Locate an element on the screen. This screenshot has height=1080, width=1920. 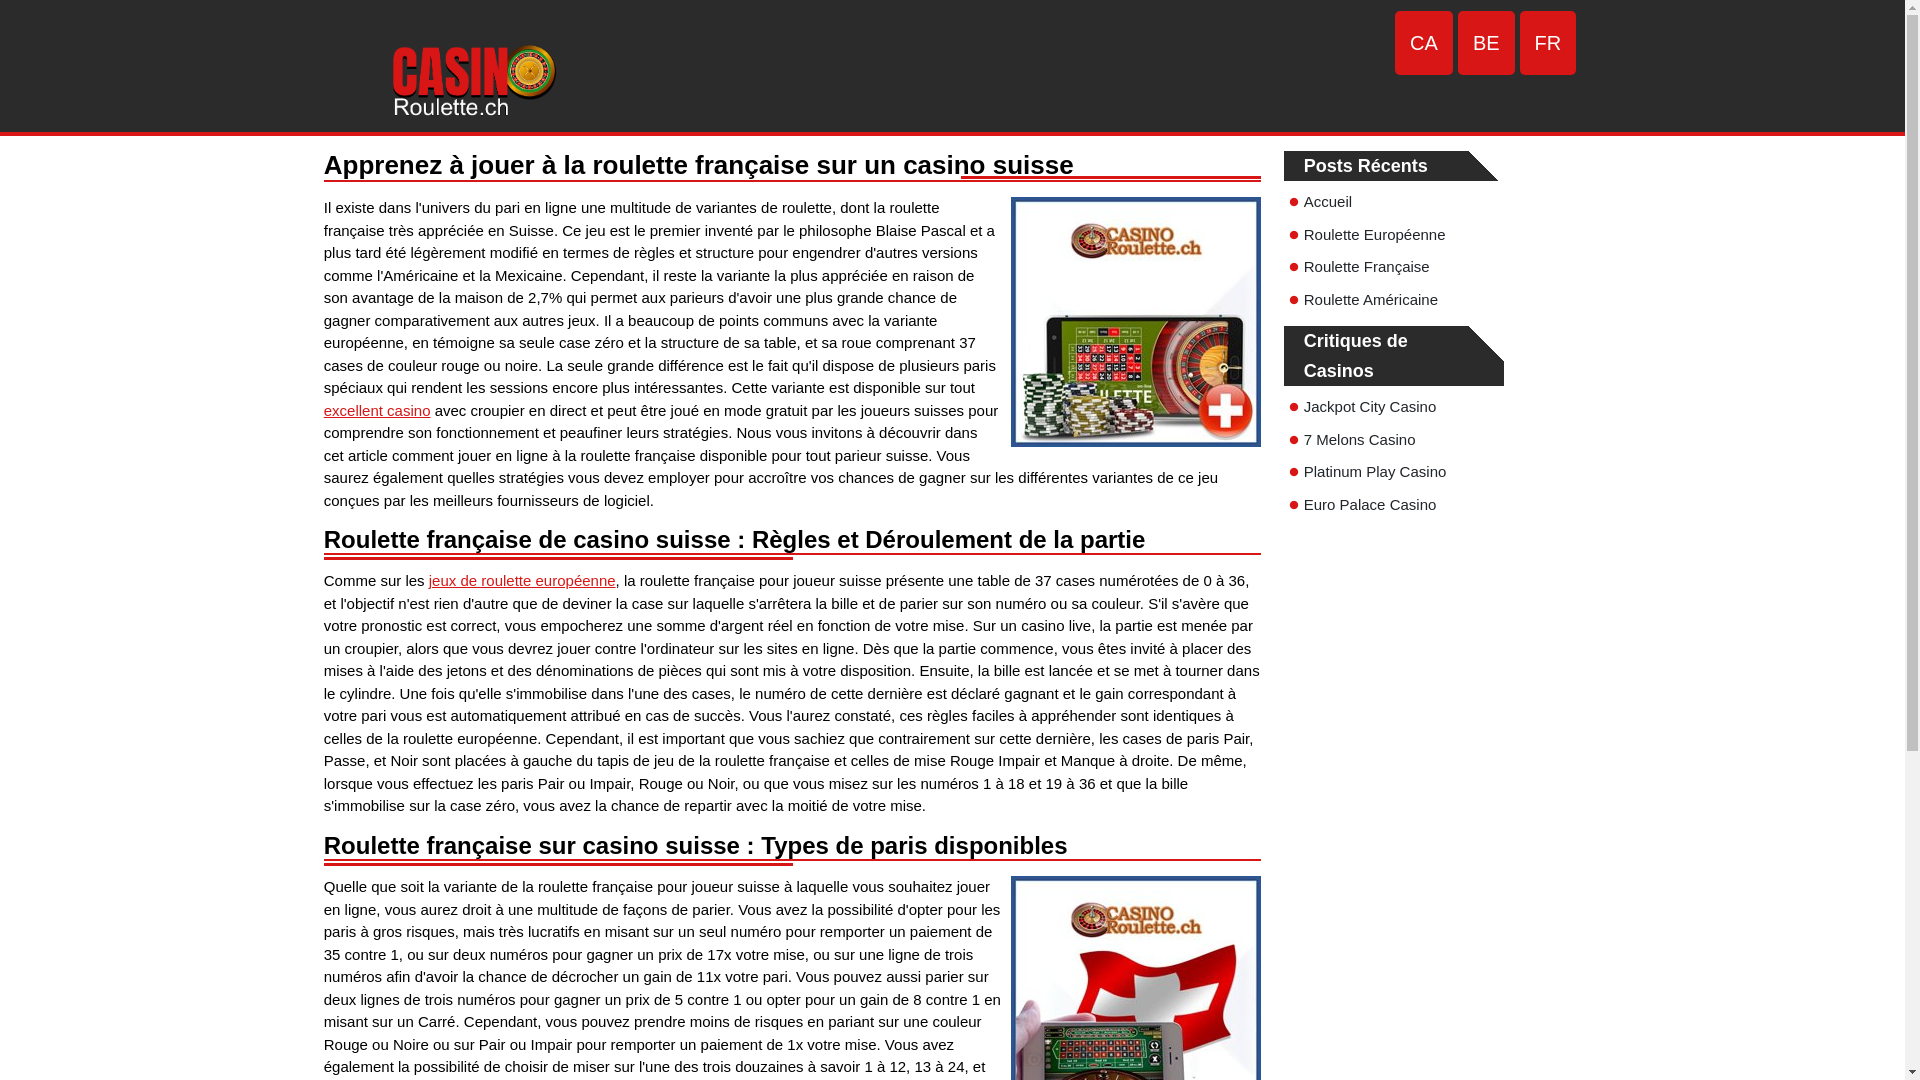
'7 Melons Casino' is located at coordinates (1359, 438).